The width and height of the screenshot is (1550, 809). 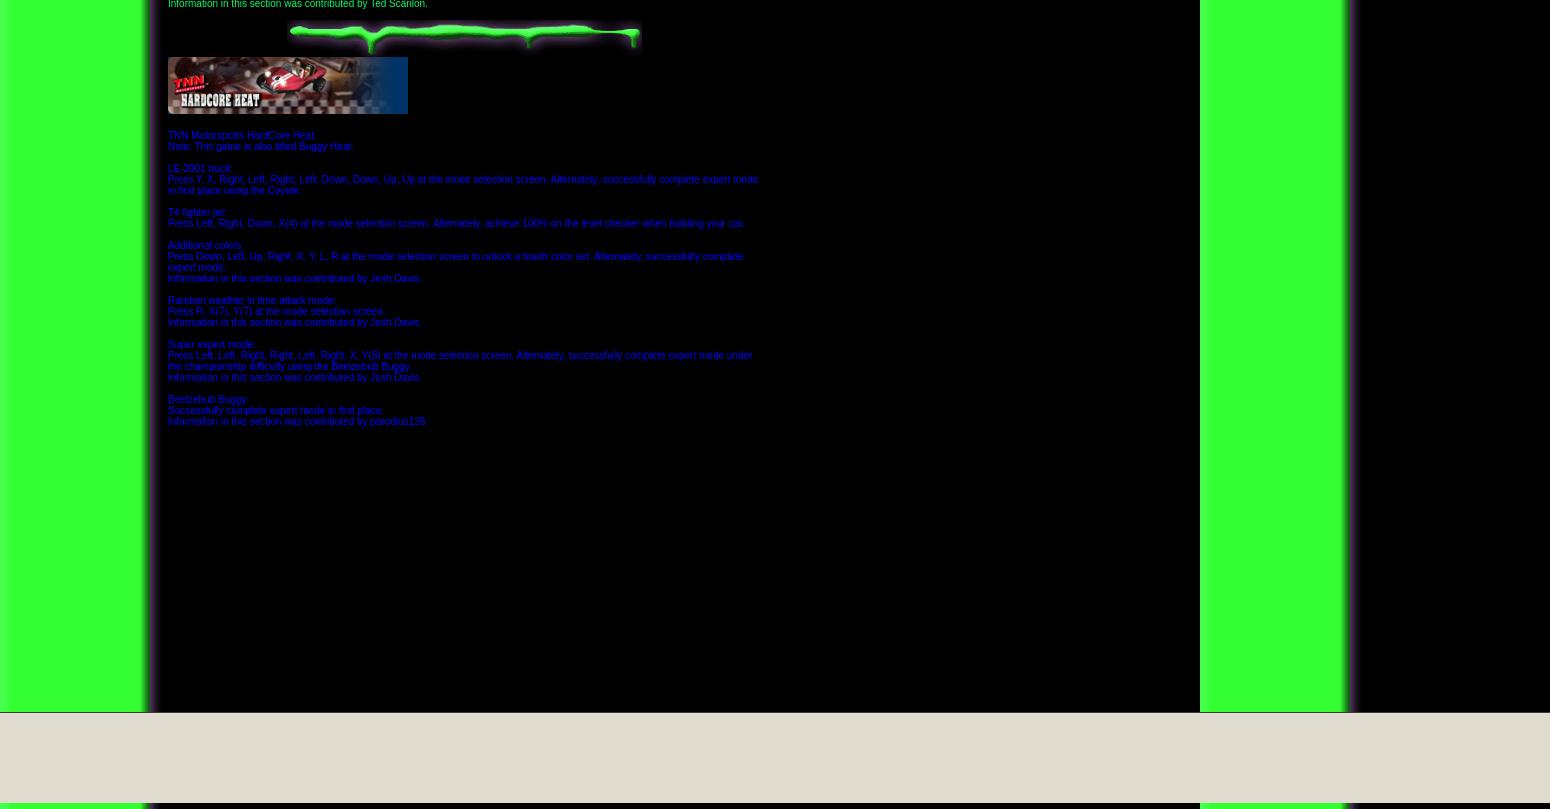 I want to click on 'Press Down, Left, Up, Right, X, Y, L, R at the mode selection screen to unlock a fourth color set. Alternately, successfully complete expert mode.', so click(x=455, y=259).